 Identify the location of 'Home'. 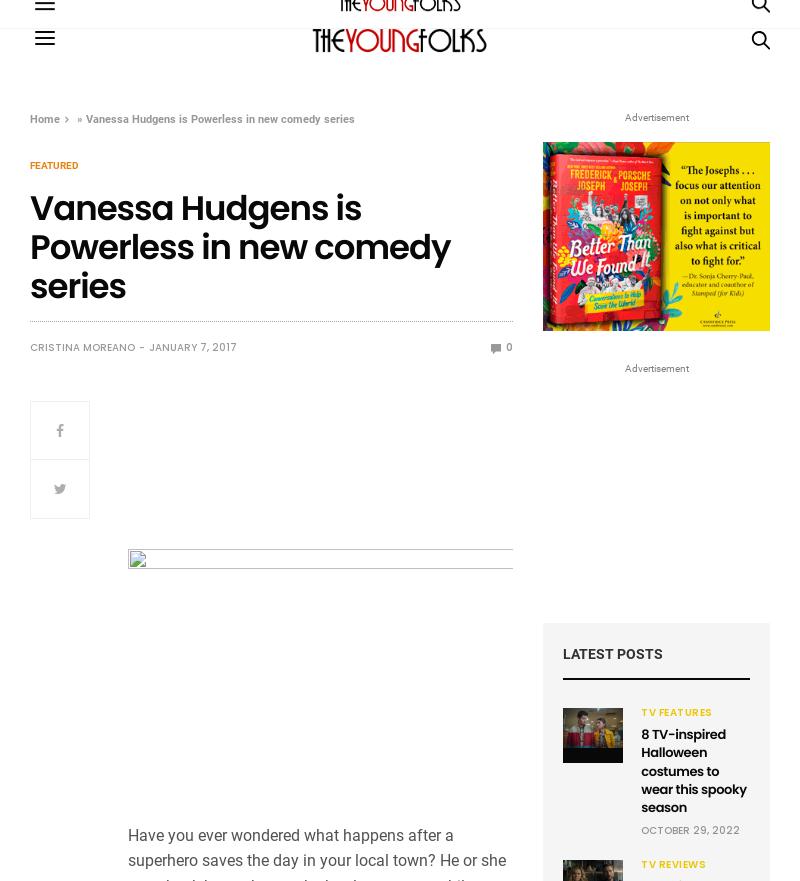
(43, 118).